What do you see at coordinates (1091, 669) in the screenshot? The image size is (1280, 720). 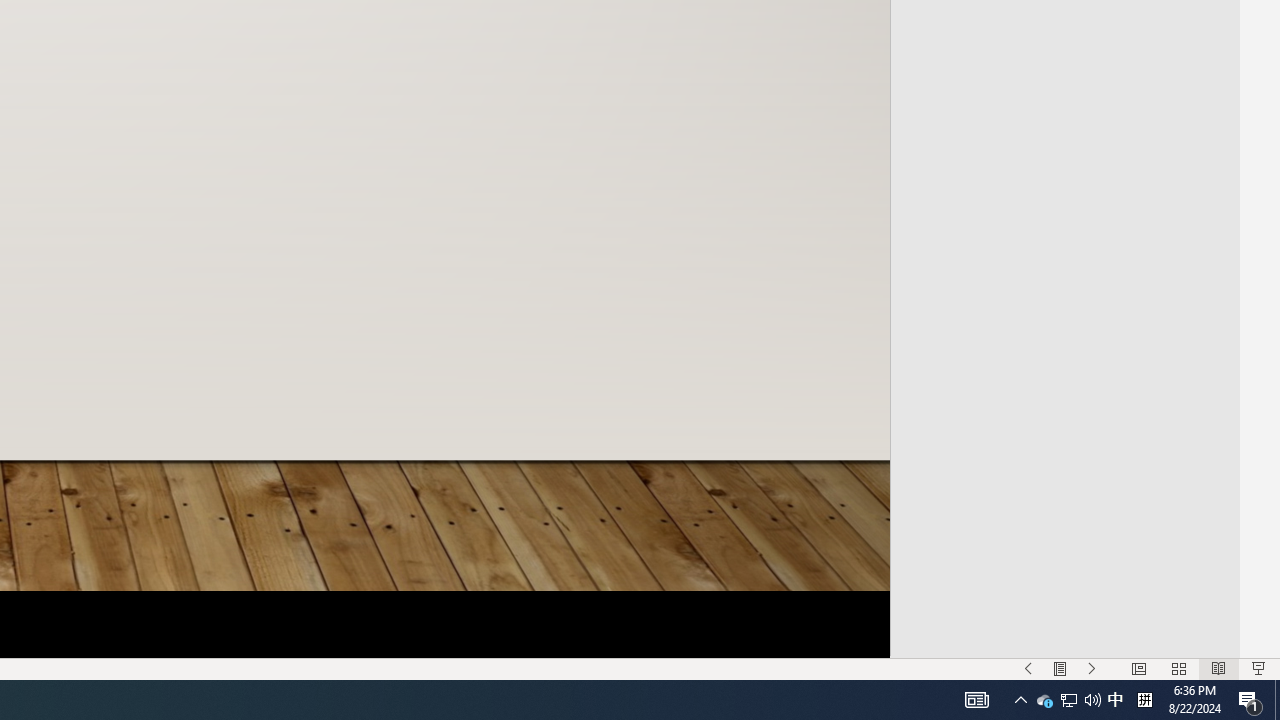 I see `'Slide Show Next On'` at bounding box center [1091, 669].